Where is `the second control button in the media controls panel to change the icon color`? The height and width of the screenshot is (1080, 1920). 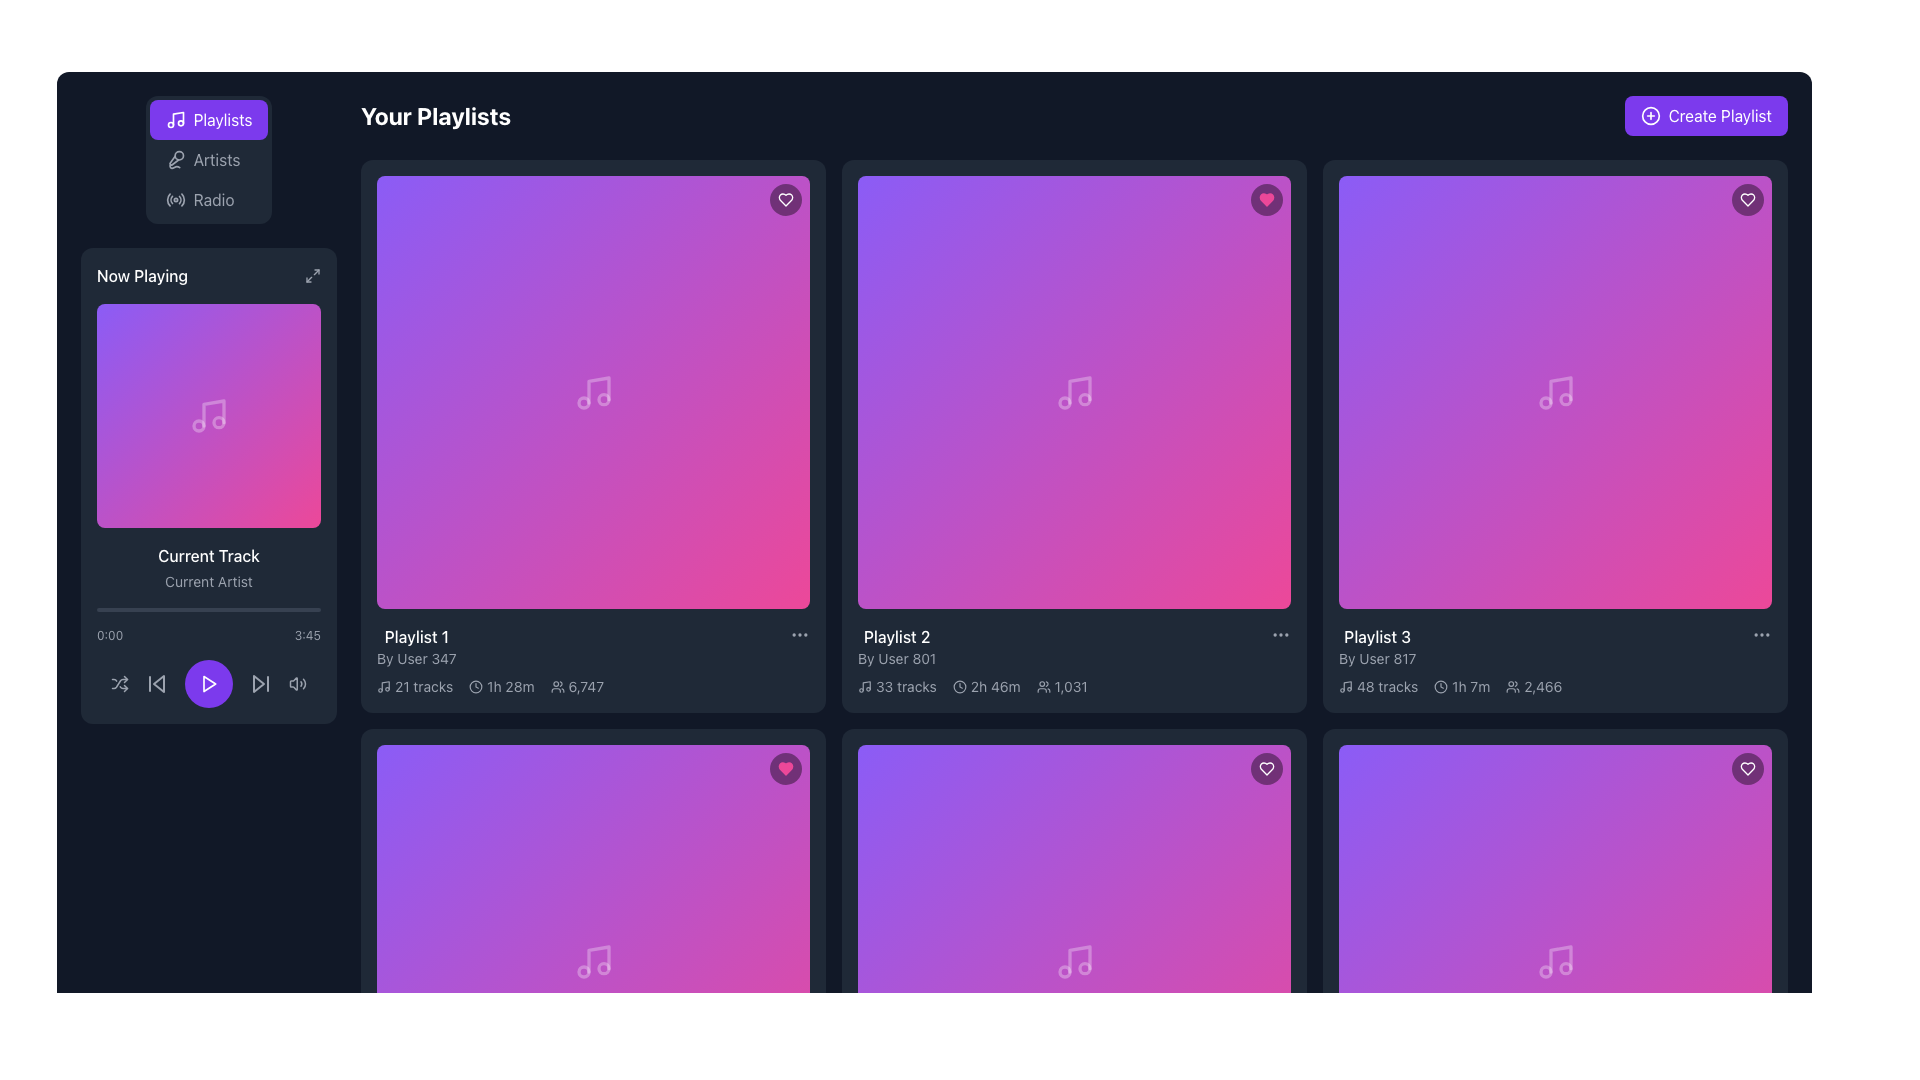
the second control button in the media controls panel to change the icon color is located at coordinates (156, 682).